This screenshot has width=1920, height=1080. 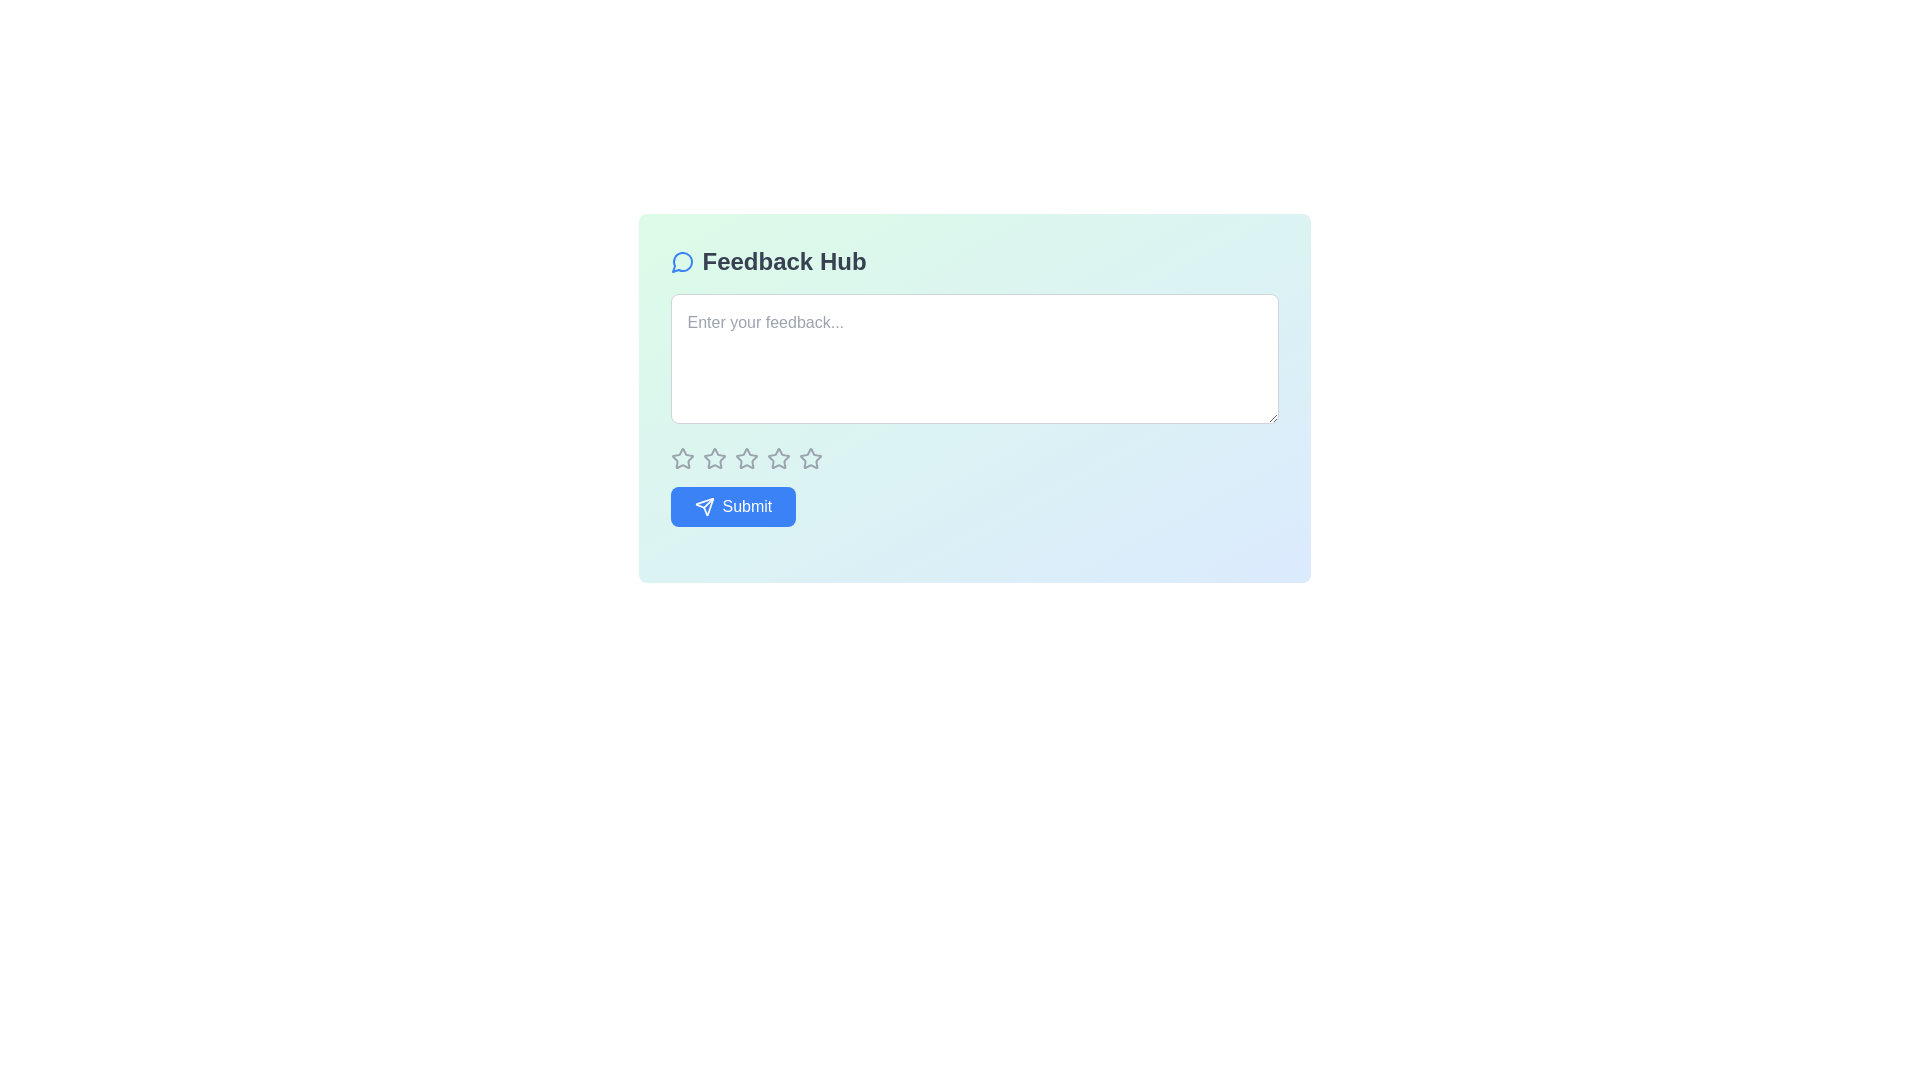 I want to click on the first rating star, which is a gray outline star icon in a horizontal group of 5, so click(x=682, y=459).